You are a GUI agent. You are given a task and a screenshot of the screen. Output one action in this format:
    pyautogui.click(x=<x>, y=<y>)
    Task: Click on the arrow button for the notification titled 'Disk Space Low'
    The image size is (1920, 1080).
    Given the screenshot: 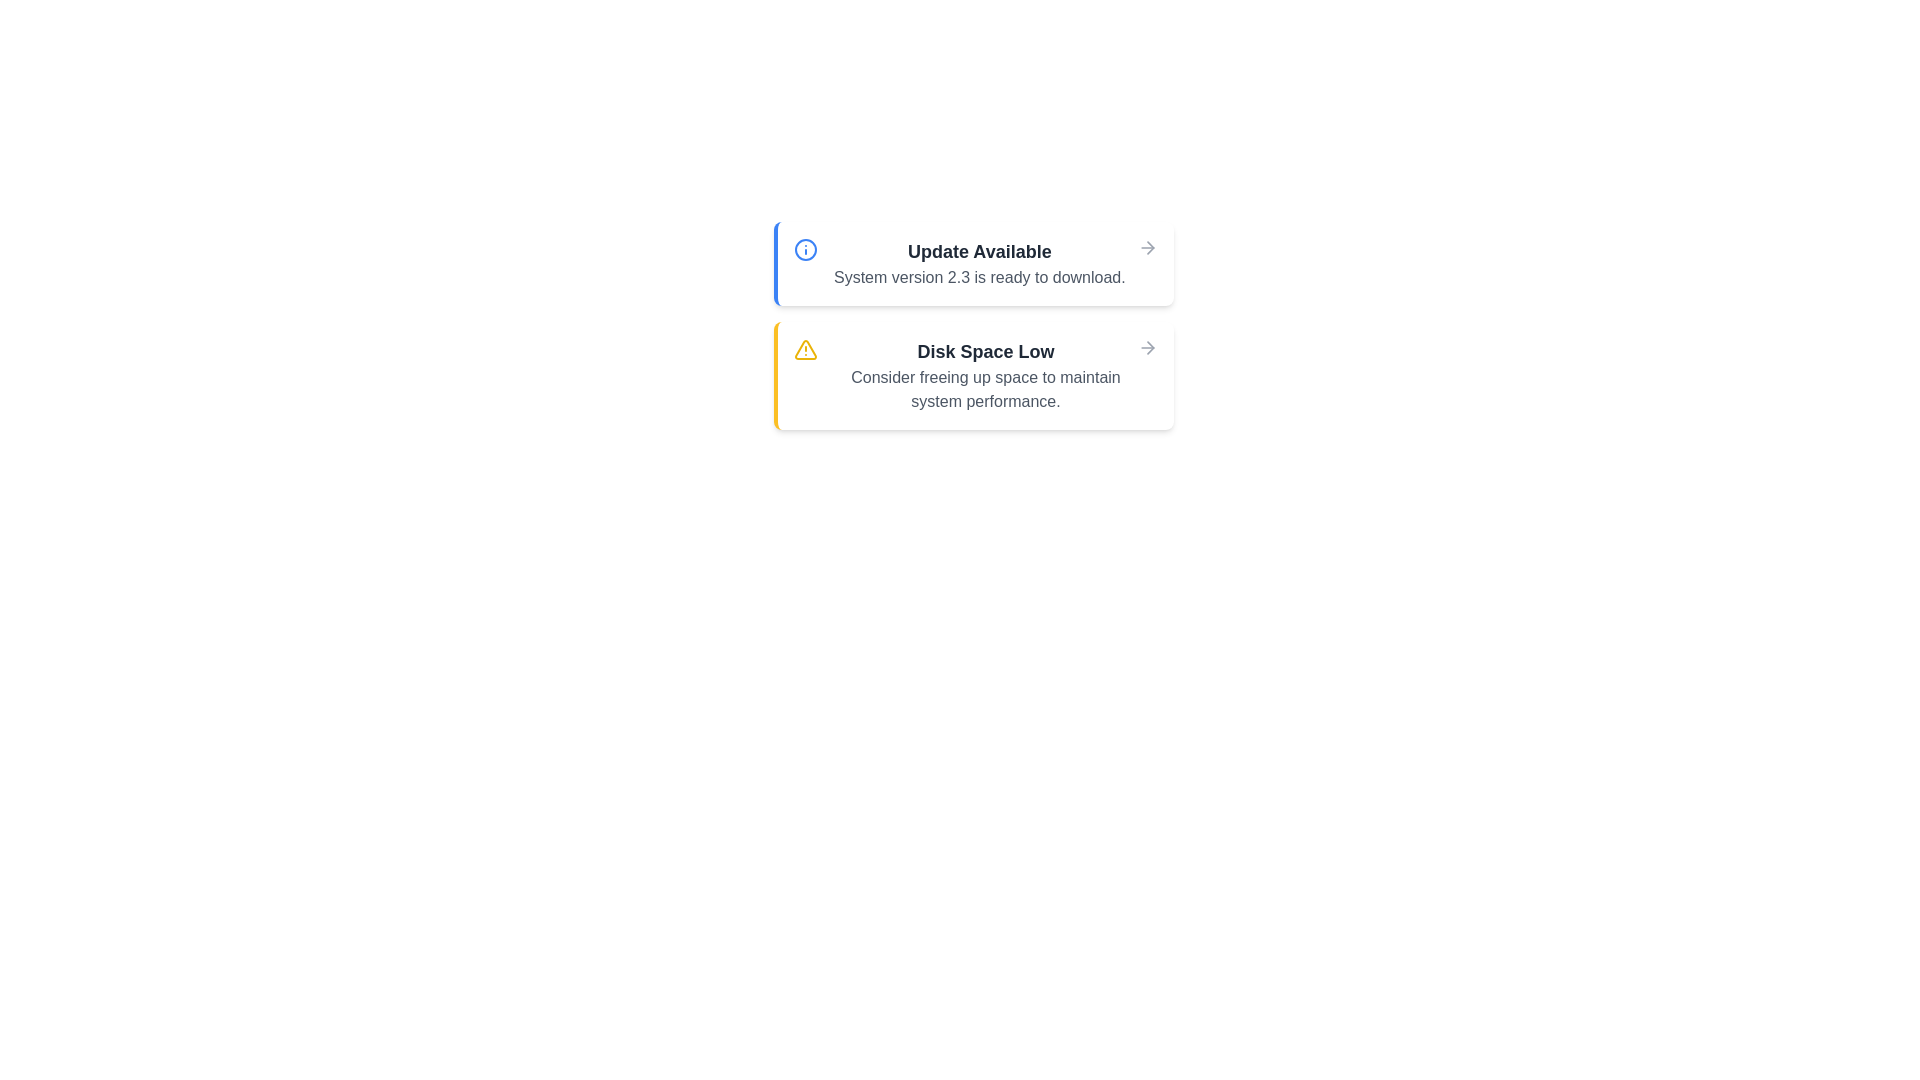 What is the action you would take?
    pyautogui.click(x=1147, y=346)
    